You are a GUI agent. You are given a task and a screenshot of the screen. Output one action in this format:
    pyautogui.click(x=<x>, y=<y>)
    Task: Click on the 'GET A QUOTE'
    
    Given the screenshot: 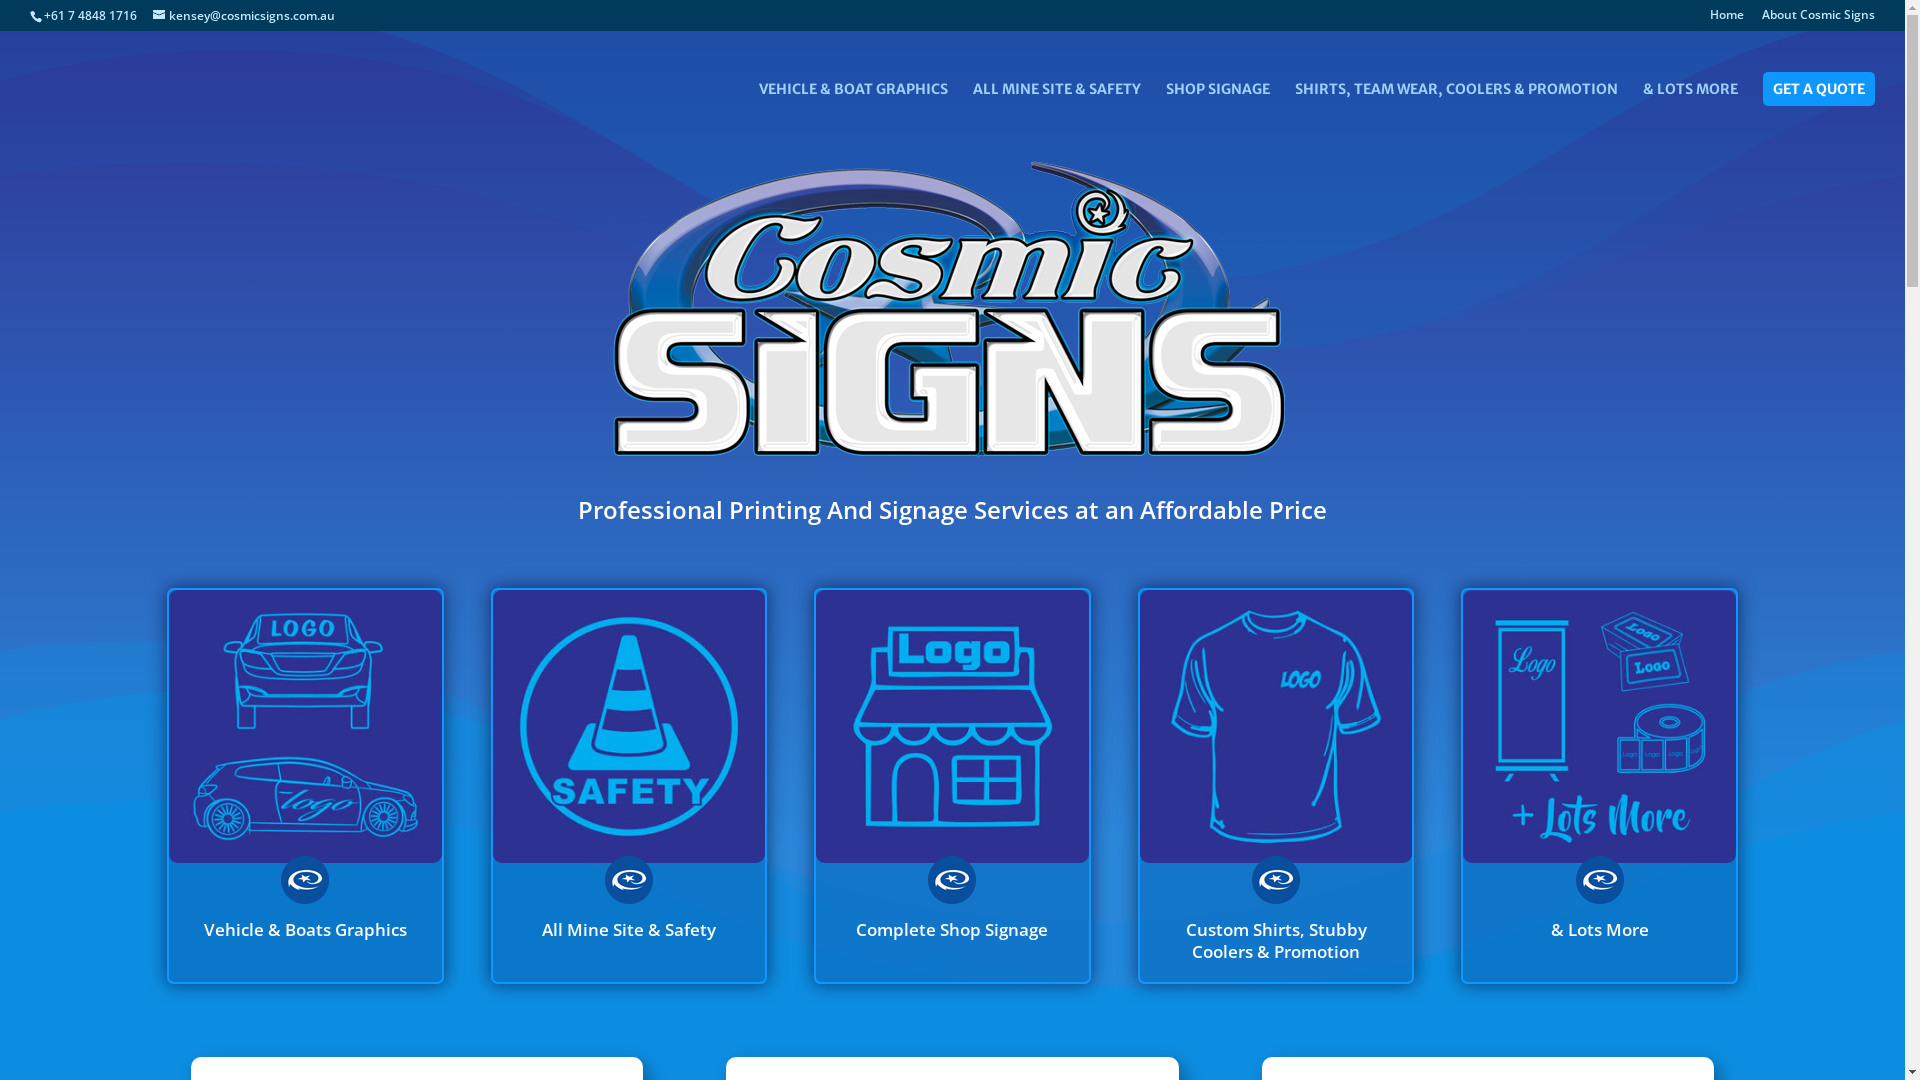 What is the action you would take?
    pyautogui.click(x=1819, y=87)
    